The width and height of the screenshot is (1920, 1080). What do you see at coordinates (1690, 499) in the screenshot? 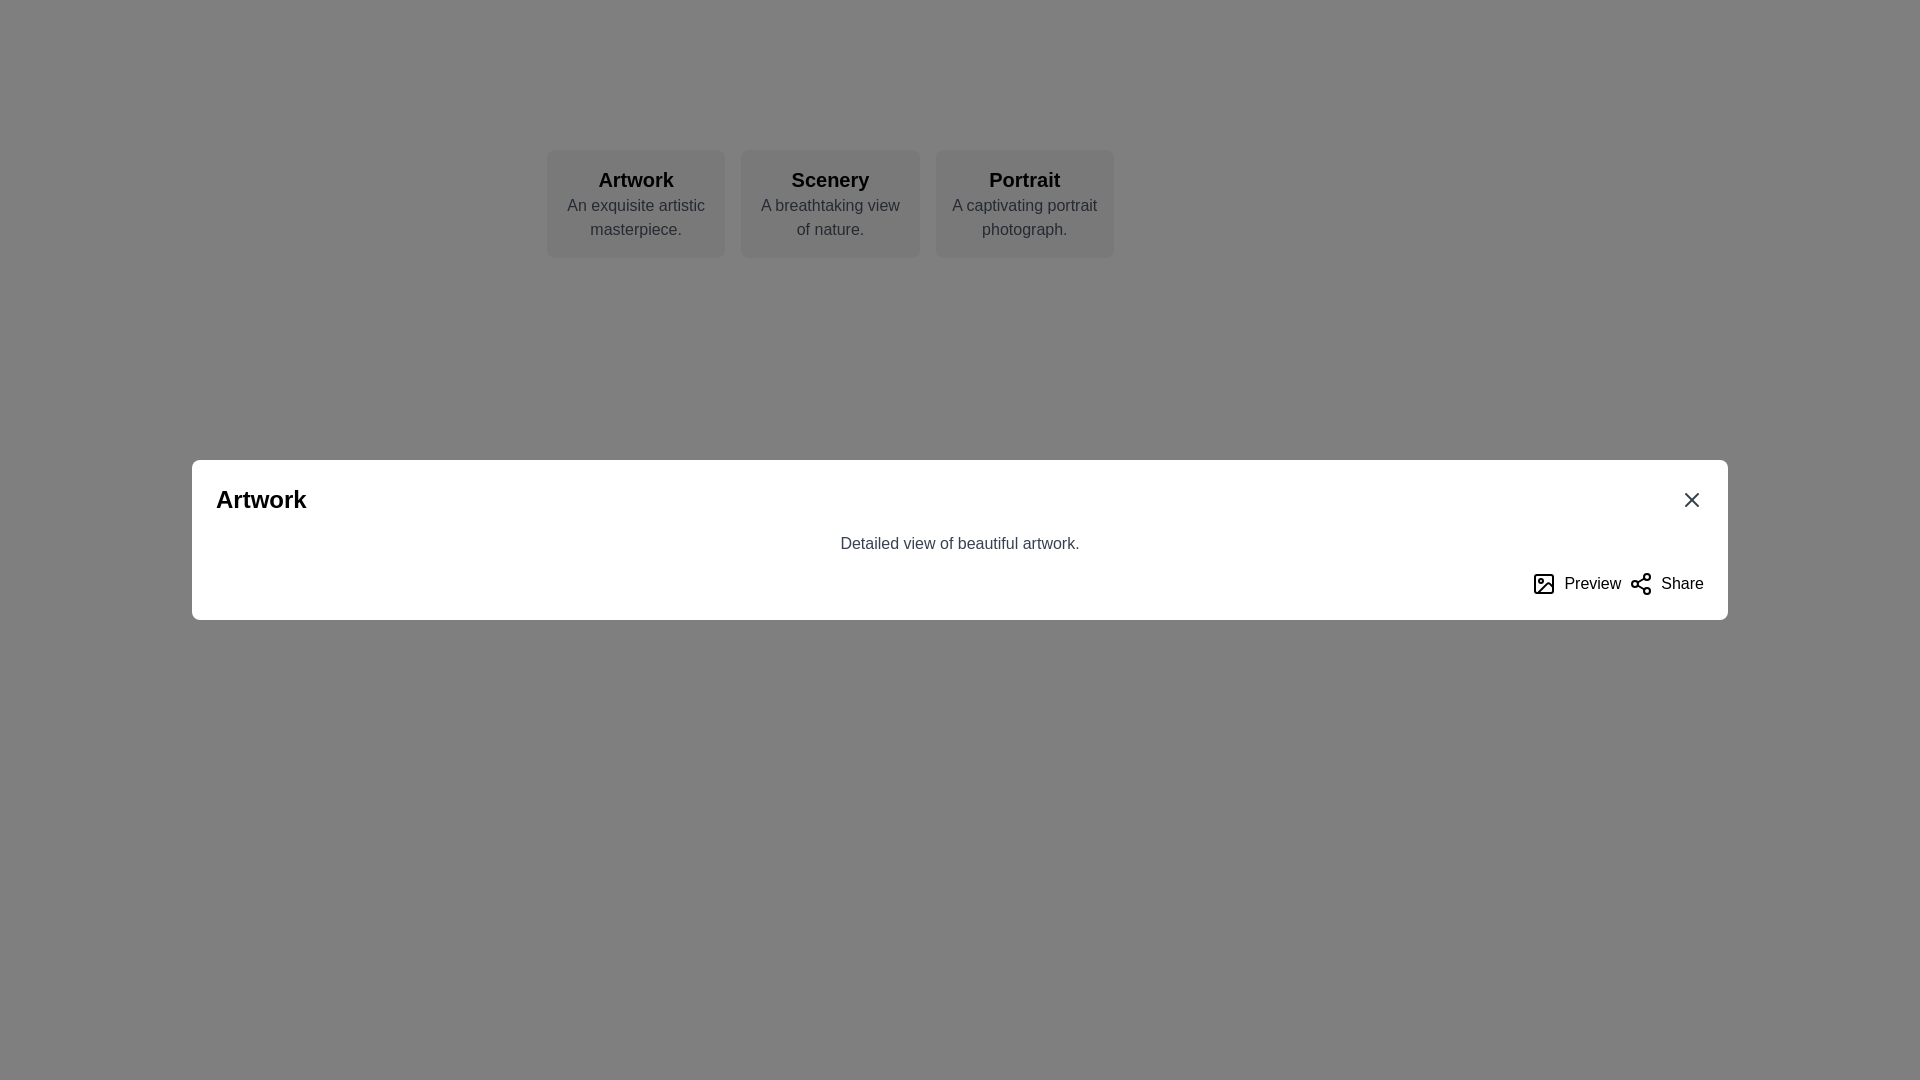
I see `the close button icon located at the top-right corner inside the modal` at bounding box center [1690, 499].